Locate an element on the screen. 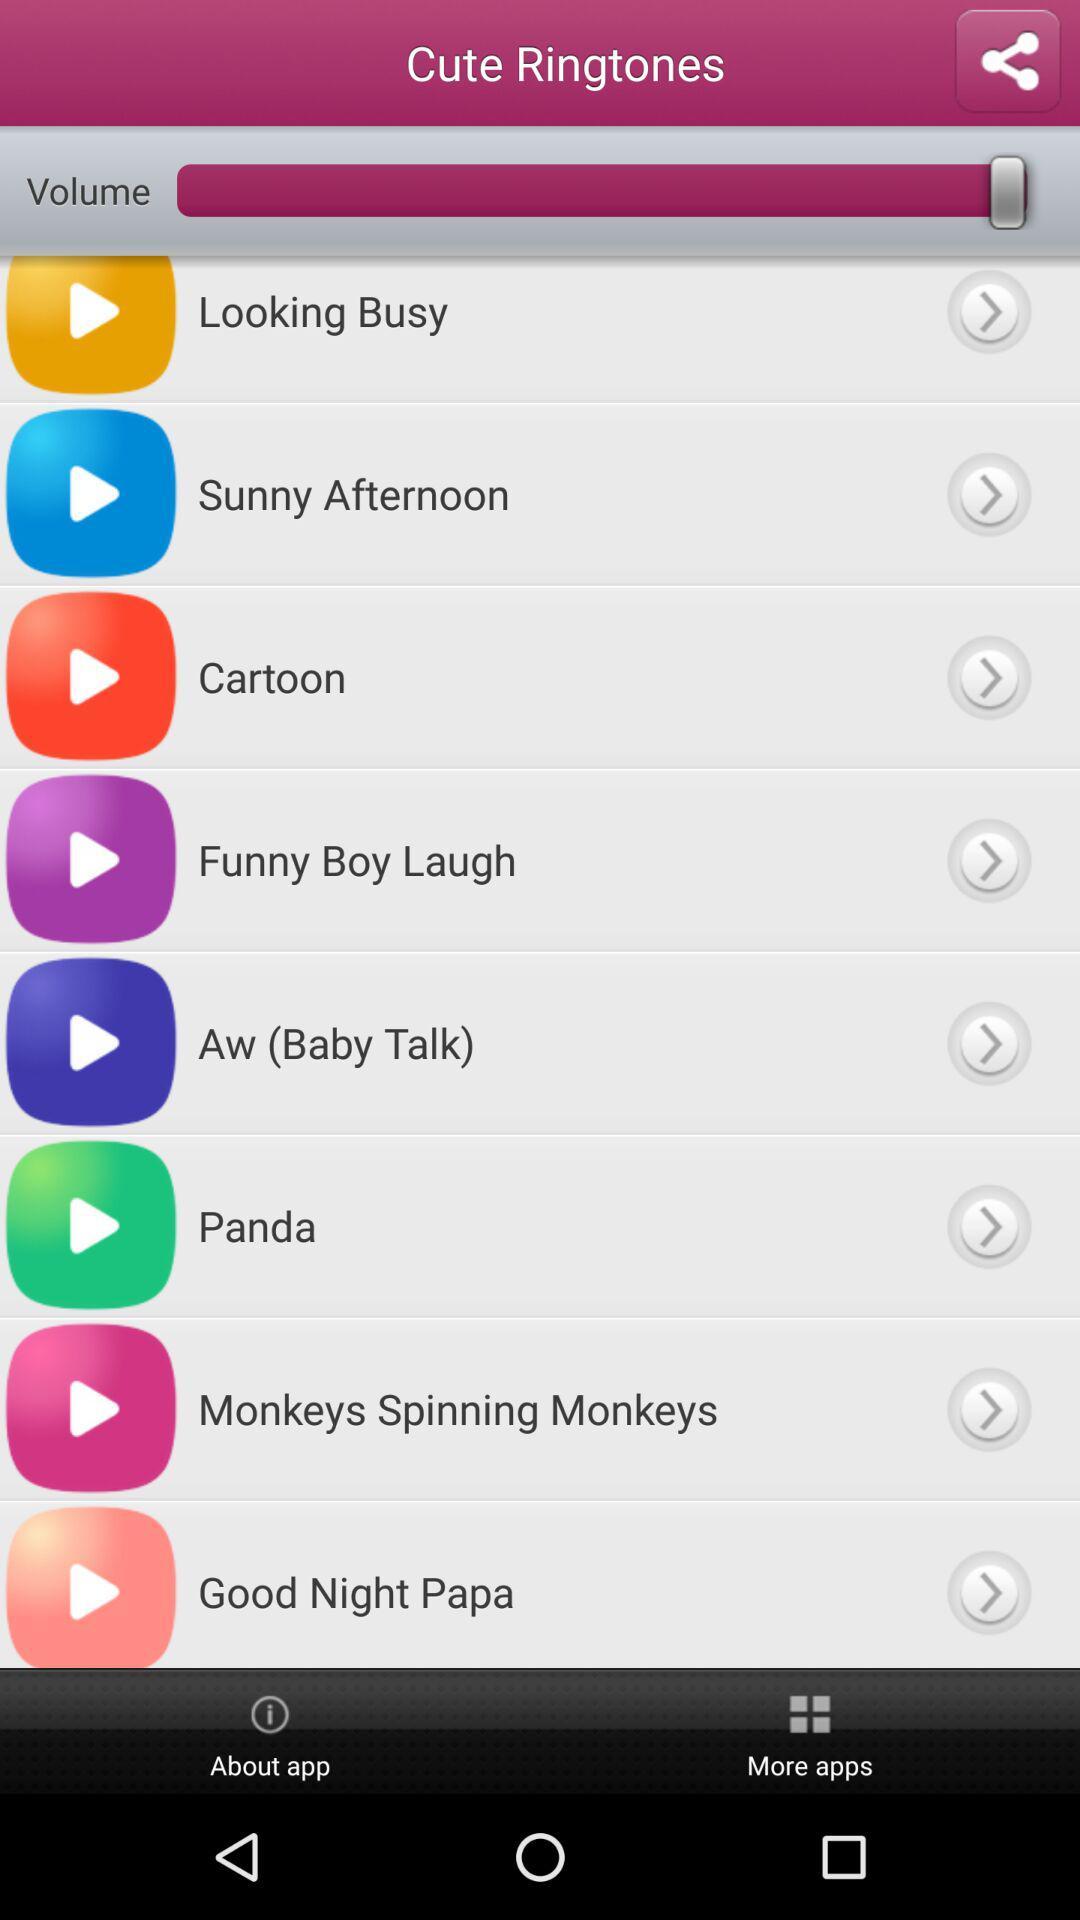 The height and width of the screenshot is (1920, 1080). share the fill in seen is located at coordinates (1007, 62).